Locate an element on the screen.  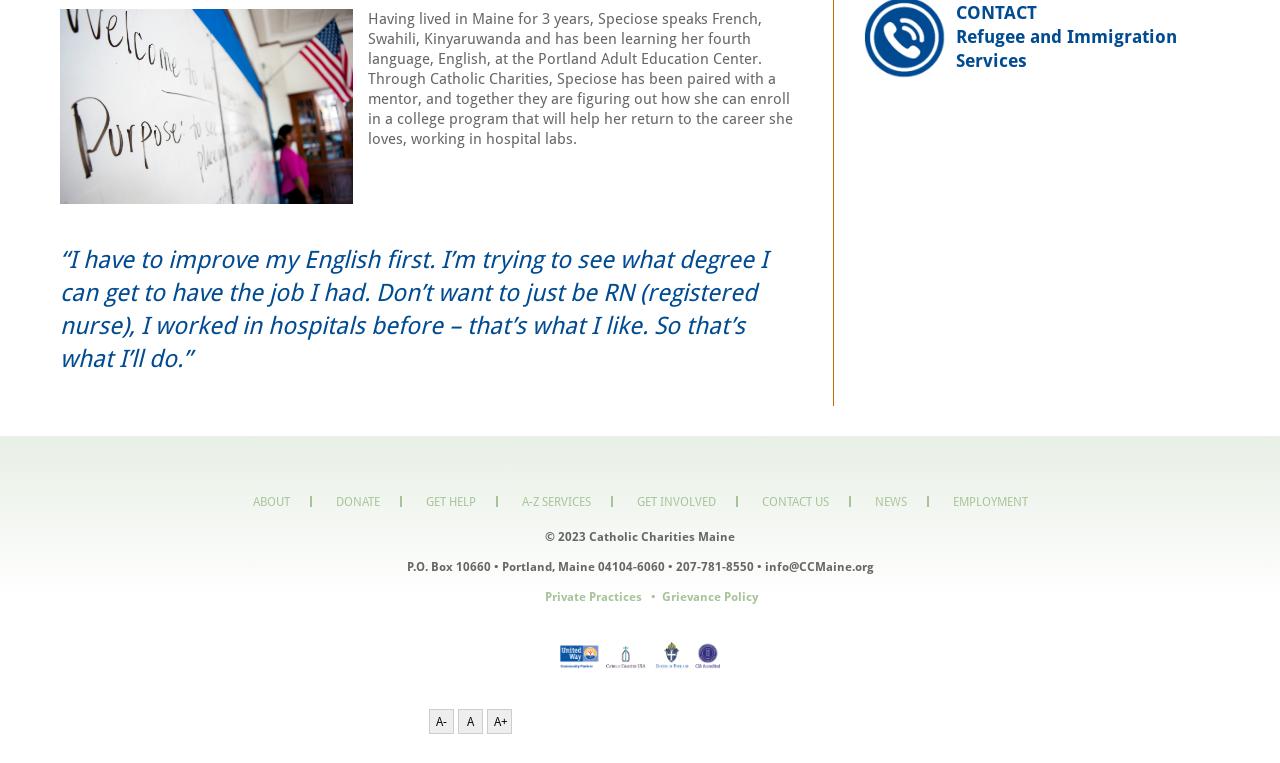
'Having lived in Maine for 3 years, Speciose speaks French, Swahili, Kinyaruwanda and has been learning her fourth language, English, at the Portland Adult Education Center. Through Catholic Charities, Speciose has been paired with a mentor, and together they are figuring out how she can enroll in a college program that will help her return to the career she loves, working in hospital labs.' is located at coordinates (579, 78).